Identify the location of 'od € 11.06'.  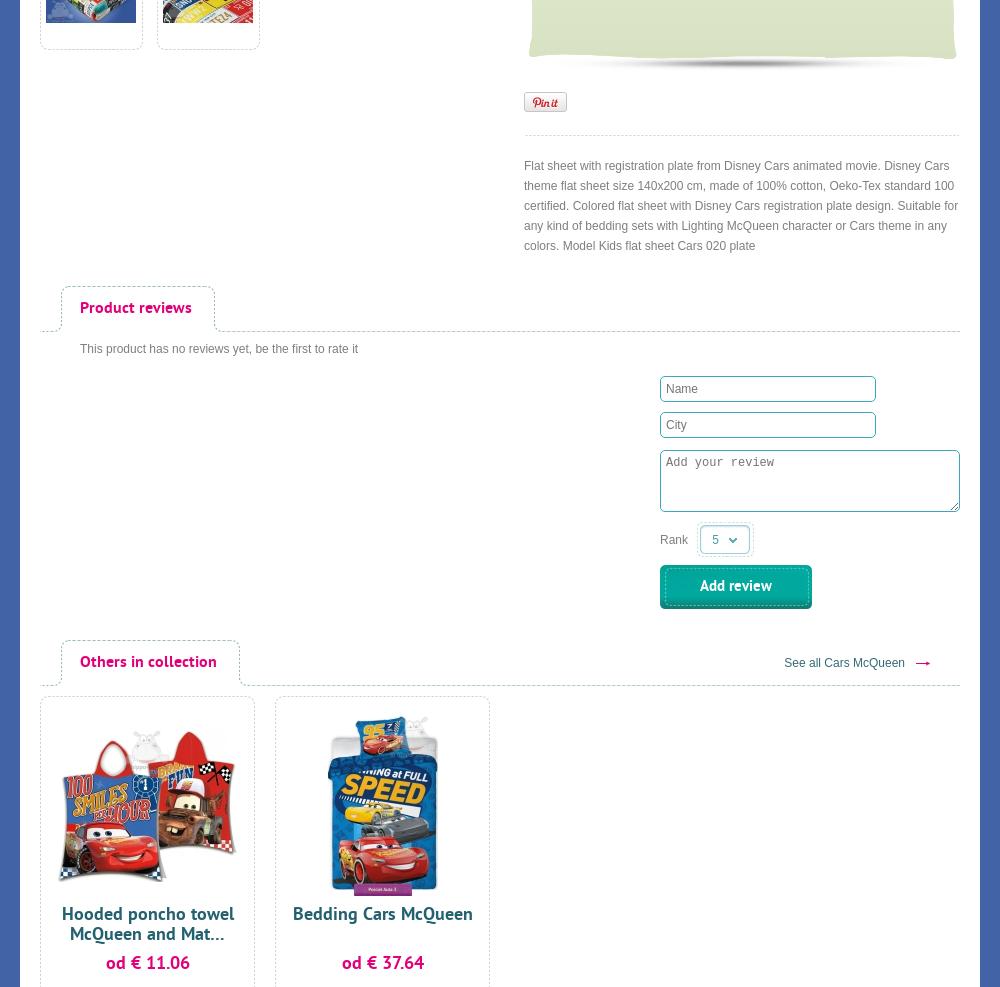
(147, 964).